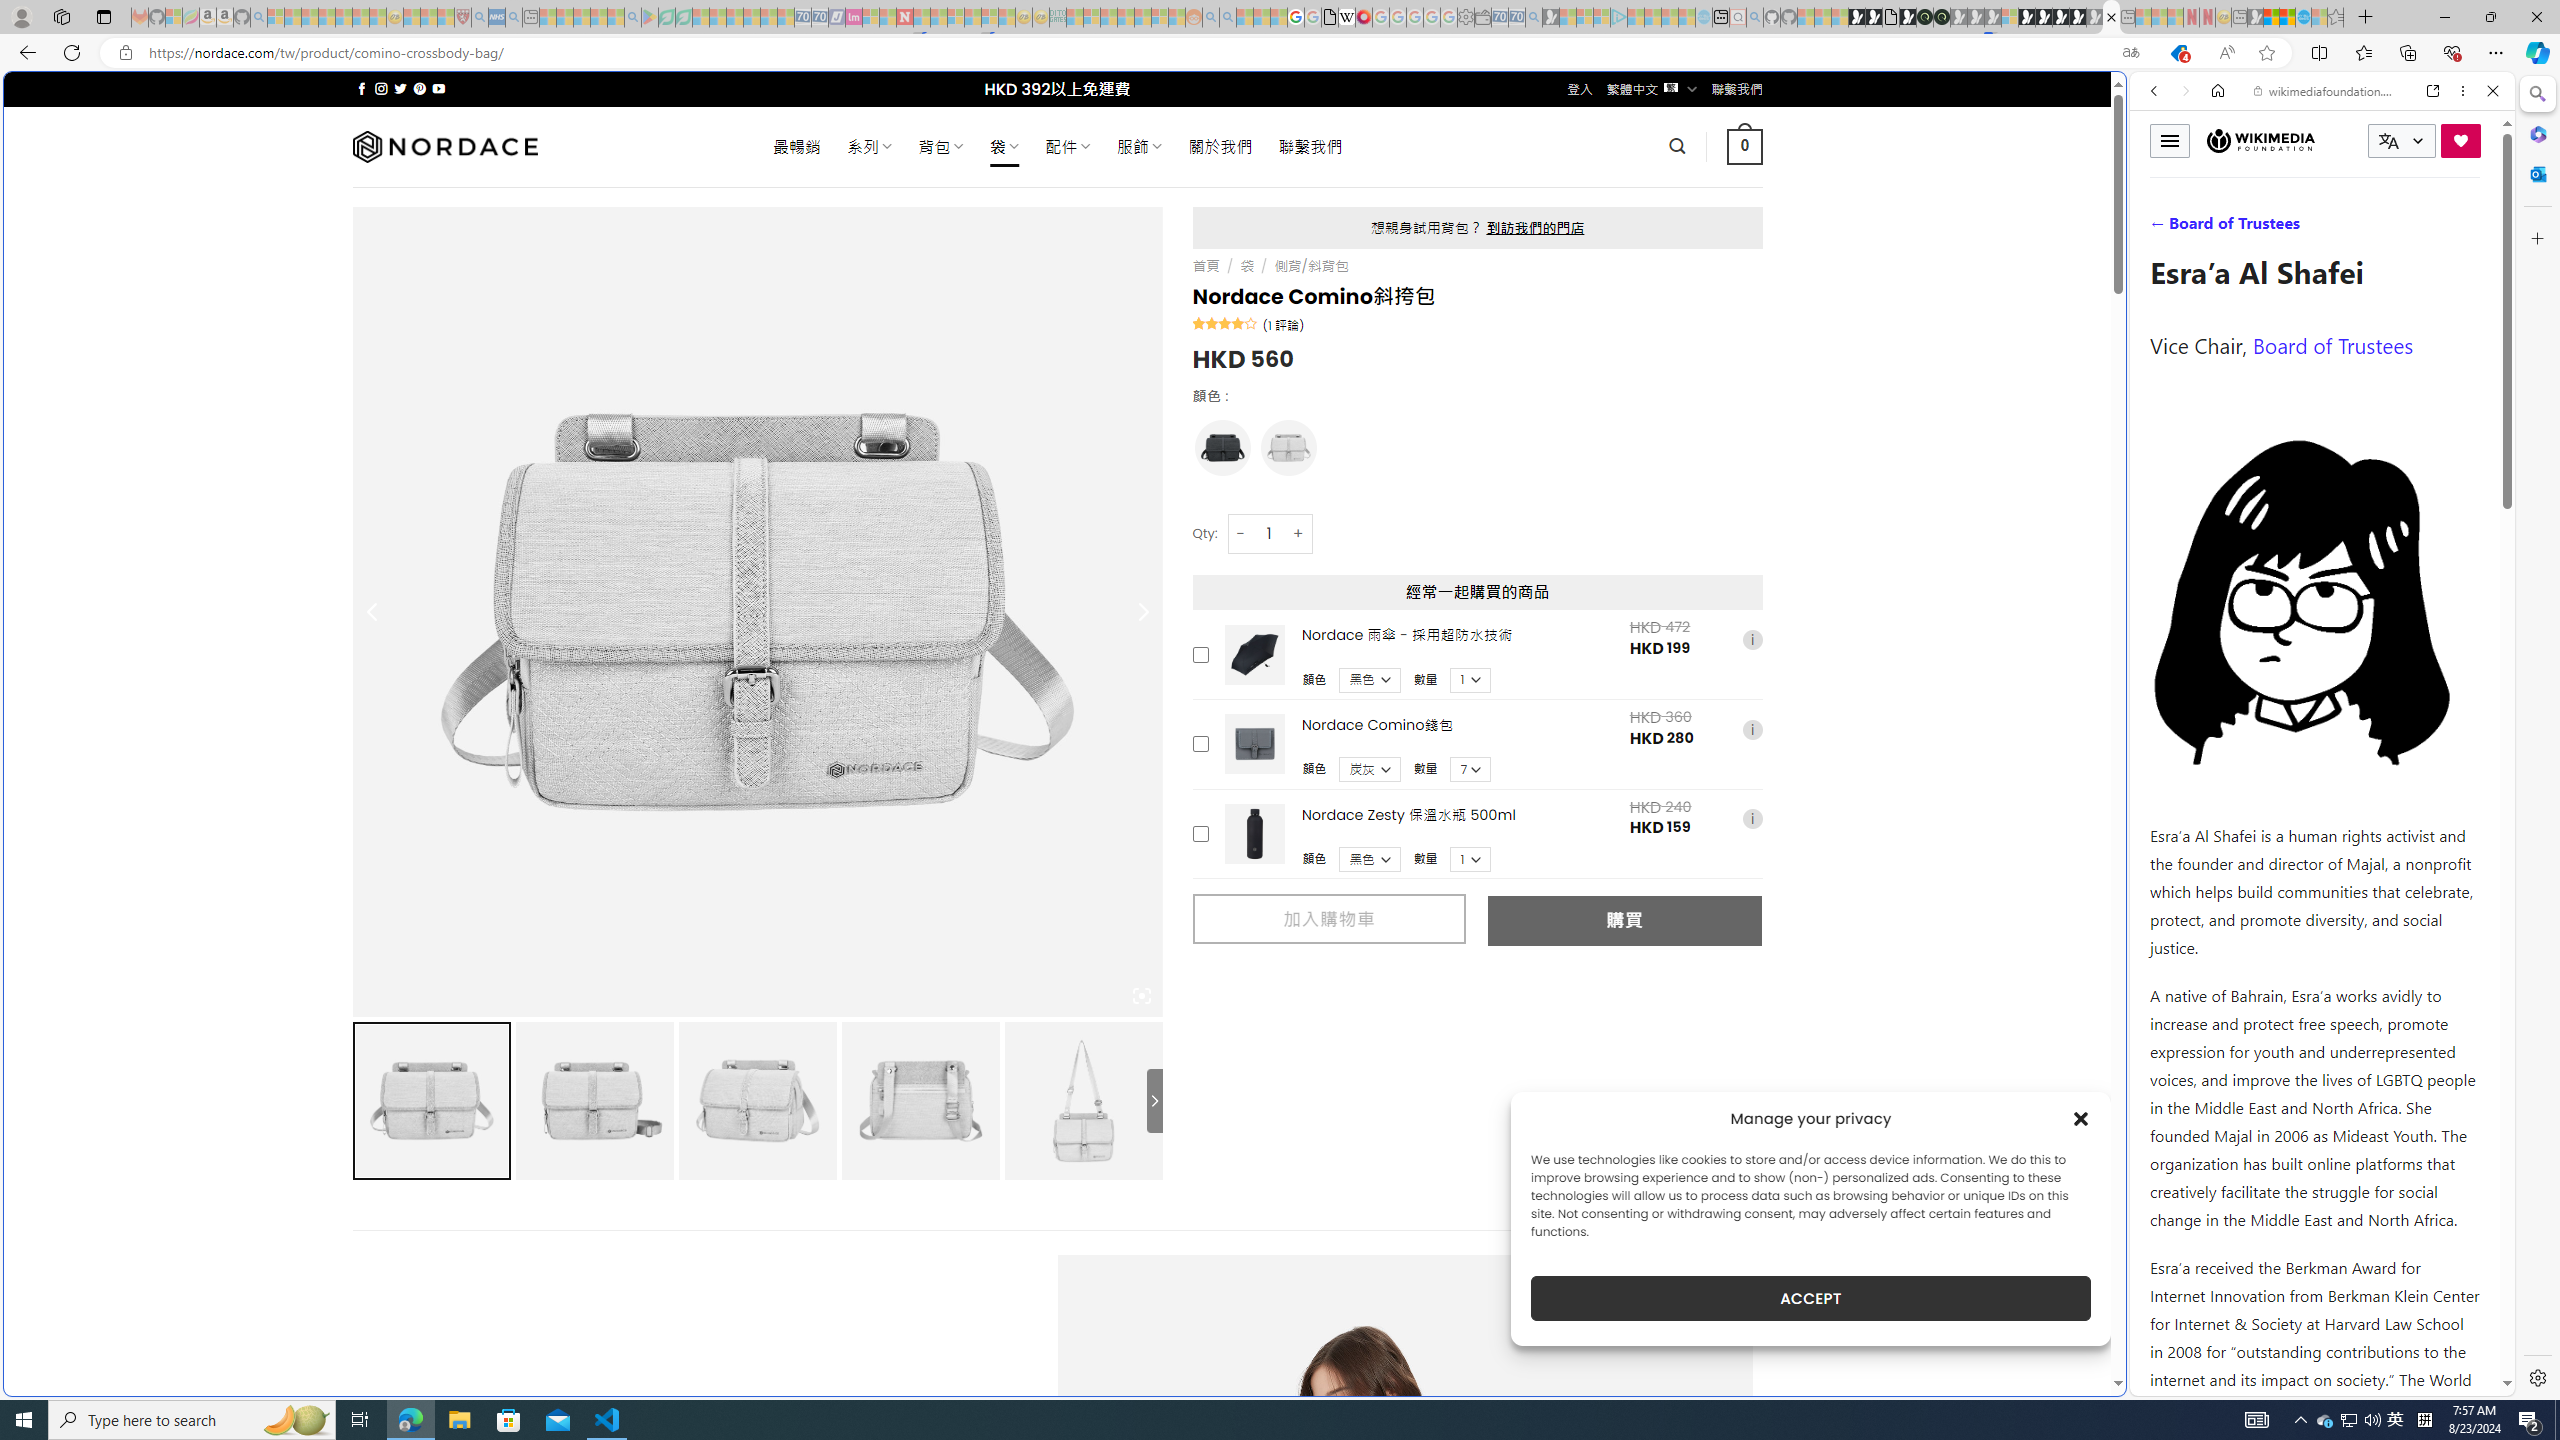  What do you see at coordinates (2259, 141) in the screenshot?
I see `'Wikimedia Foundation'` at bounding box center [2259, 141].